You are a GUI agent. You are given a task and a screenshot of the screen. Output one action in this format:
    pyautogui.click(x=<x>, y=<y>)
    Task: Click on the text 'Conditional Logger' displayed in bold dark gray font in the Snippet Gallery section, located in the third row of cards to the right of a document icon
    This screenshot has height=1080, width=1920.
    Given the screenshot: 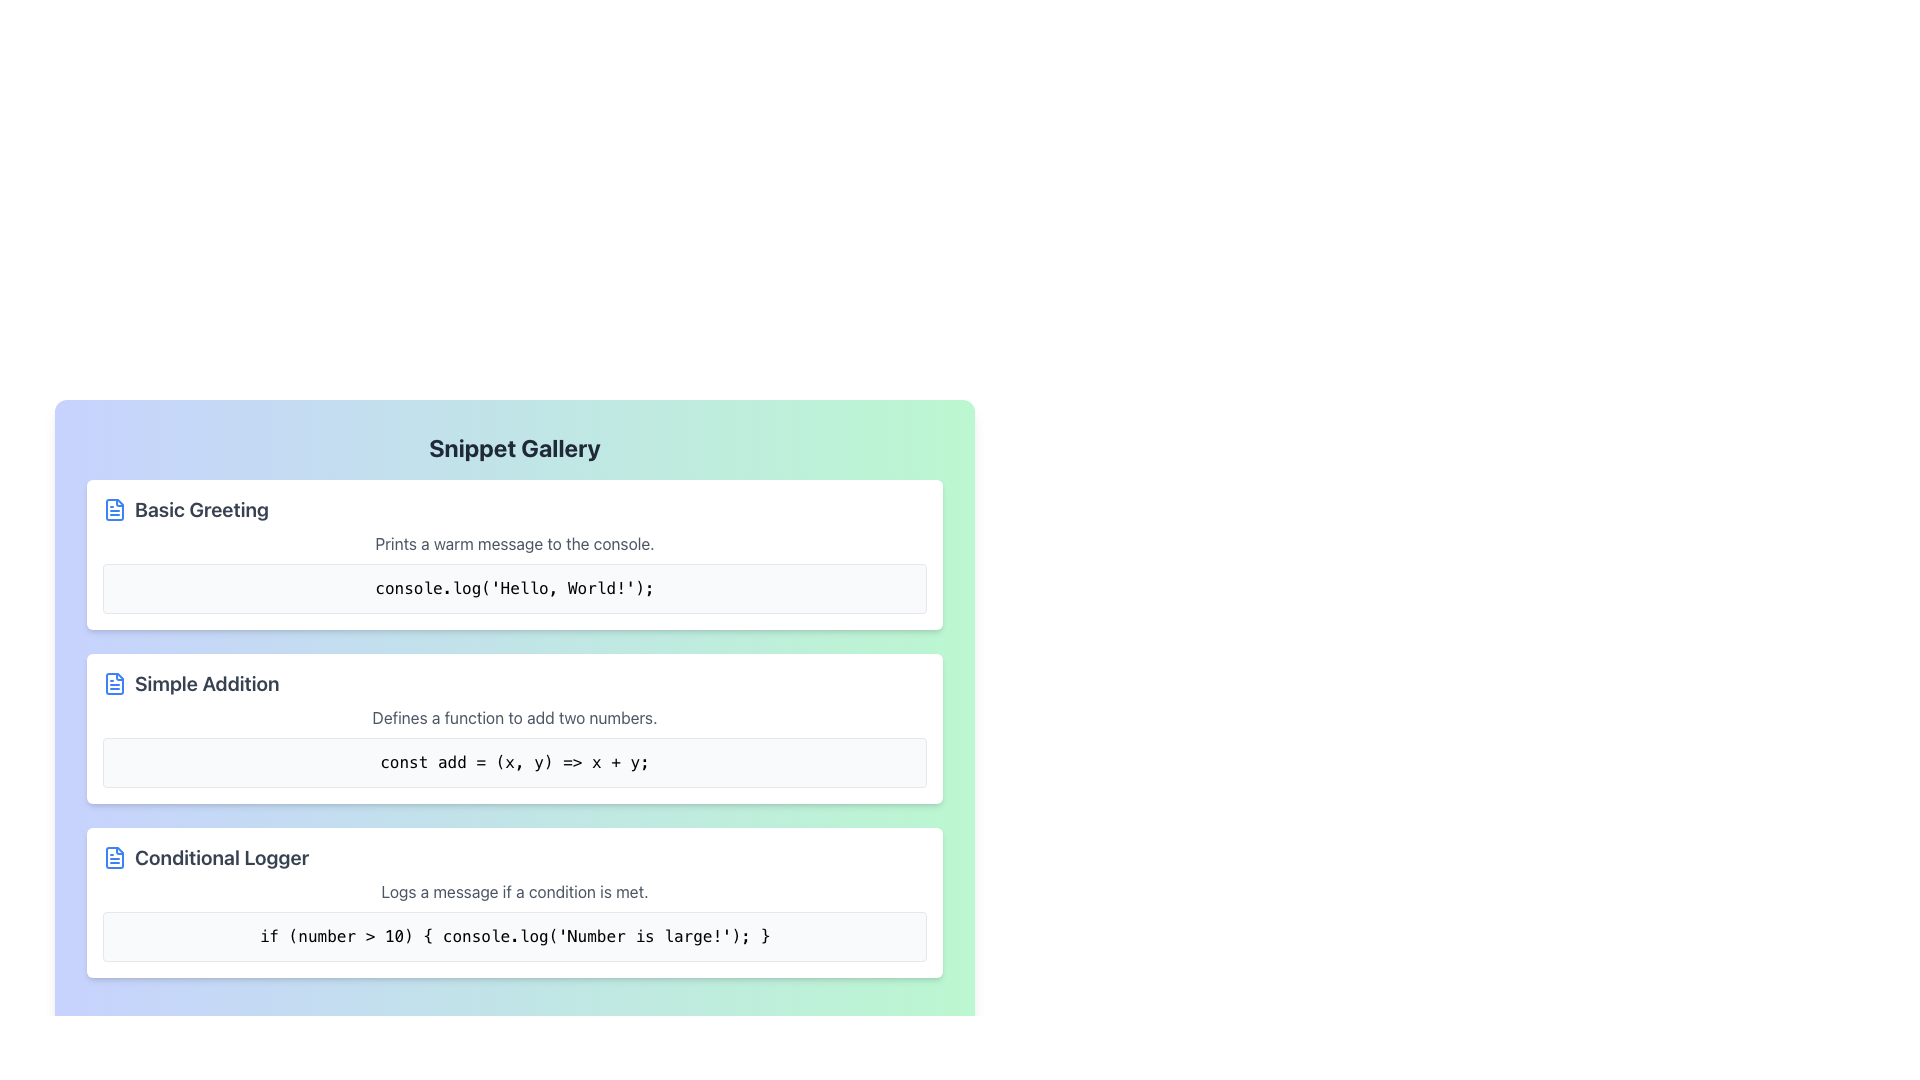 What is the action you would take?
    pyautogui.click(x=222, y=856)
    